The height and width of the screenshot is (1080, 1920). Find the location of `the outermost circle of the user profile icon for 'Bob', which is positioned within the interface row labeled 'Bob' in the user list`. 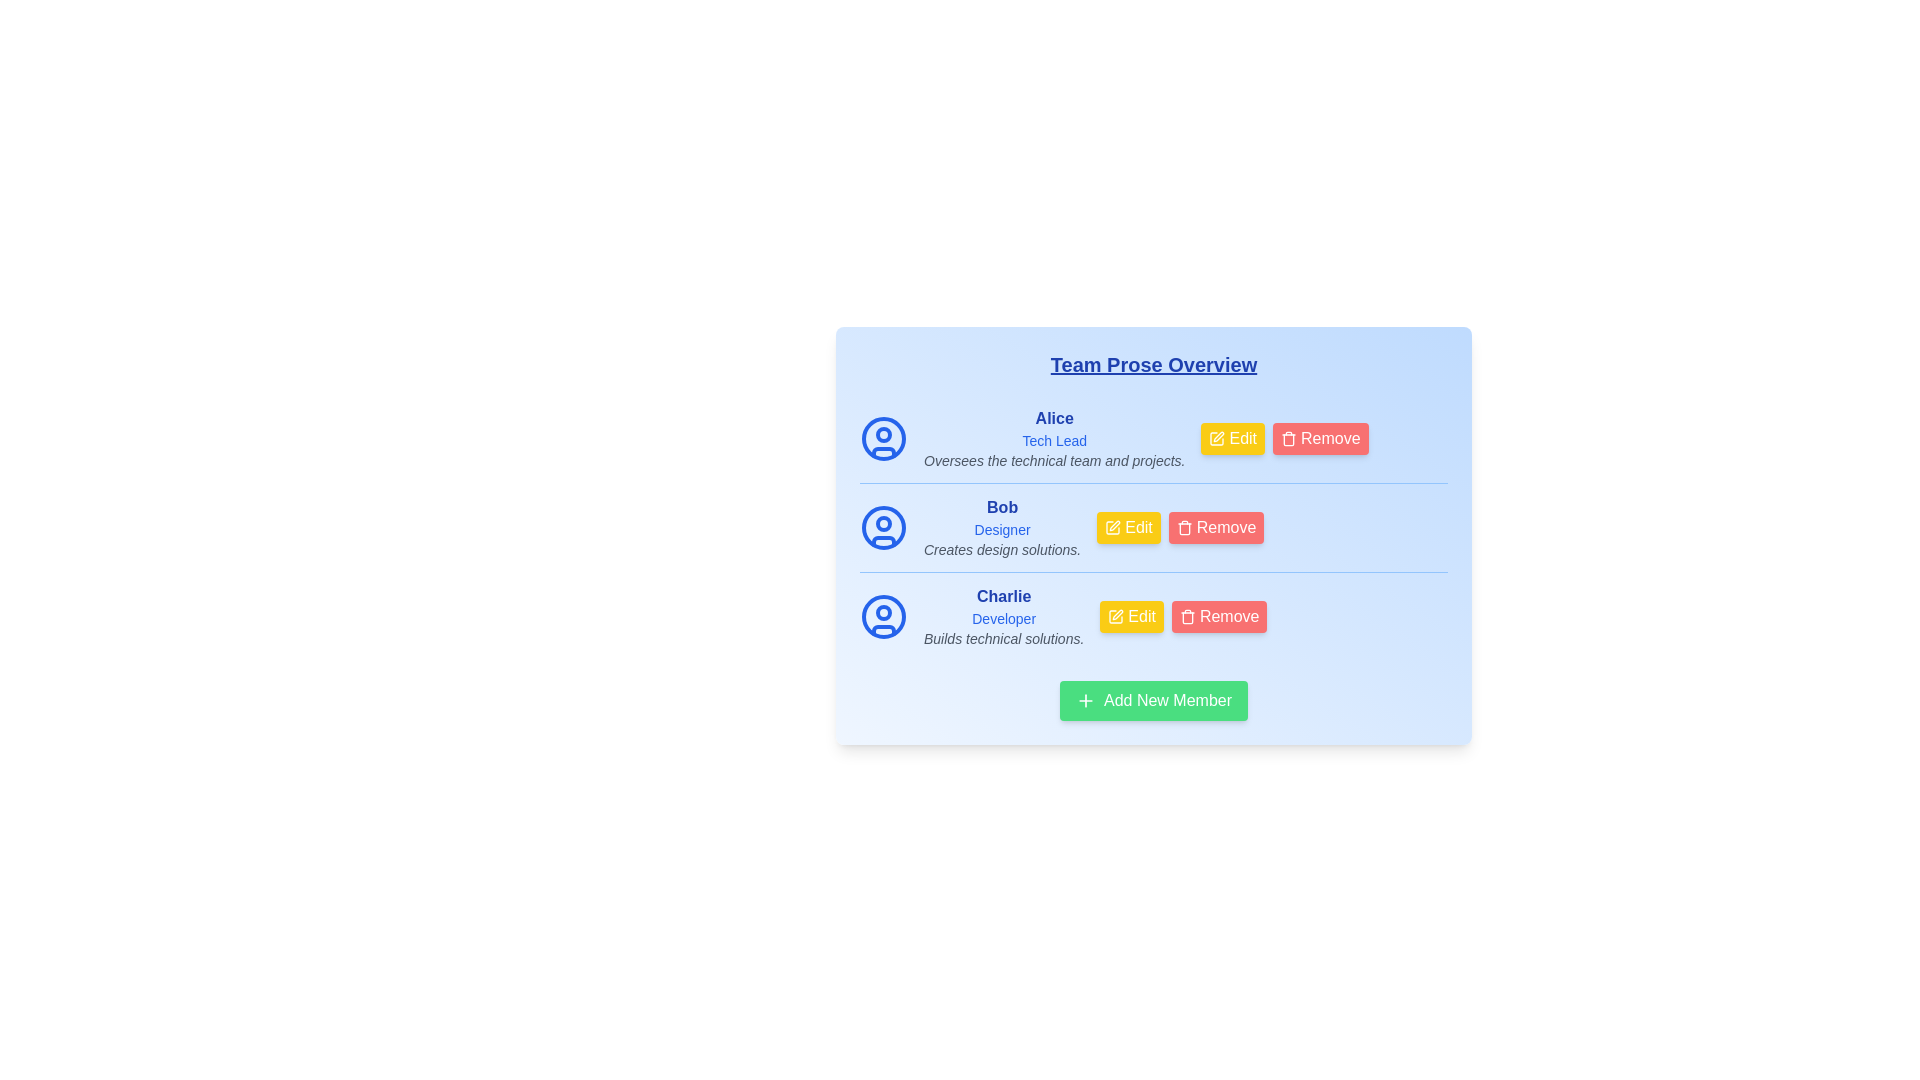

the outermost circle of the user profile icon for 'Bob', which is positioned within the interface row labeled 'Bob' in the user list is located at coordinates (882, 527).